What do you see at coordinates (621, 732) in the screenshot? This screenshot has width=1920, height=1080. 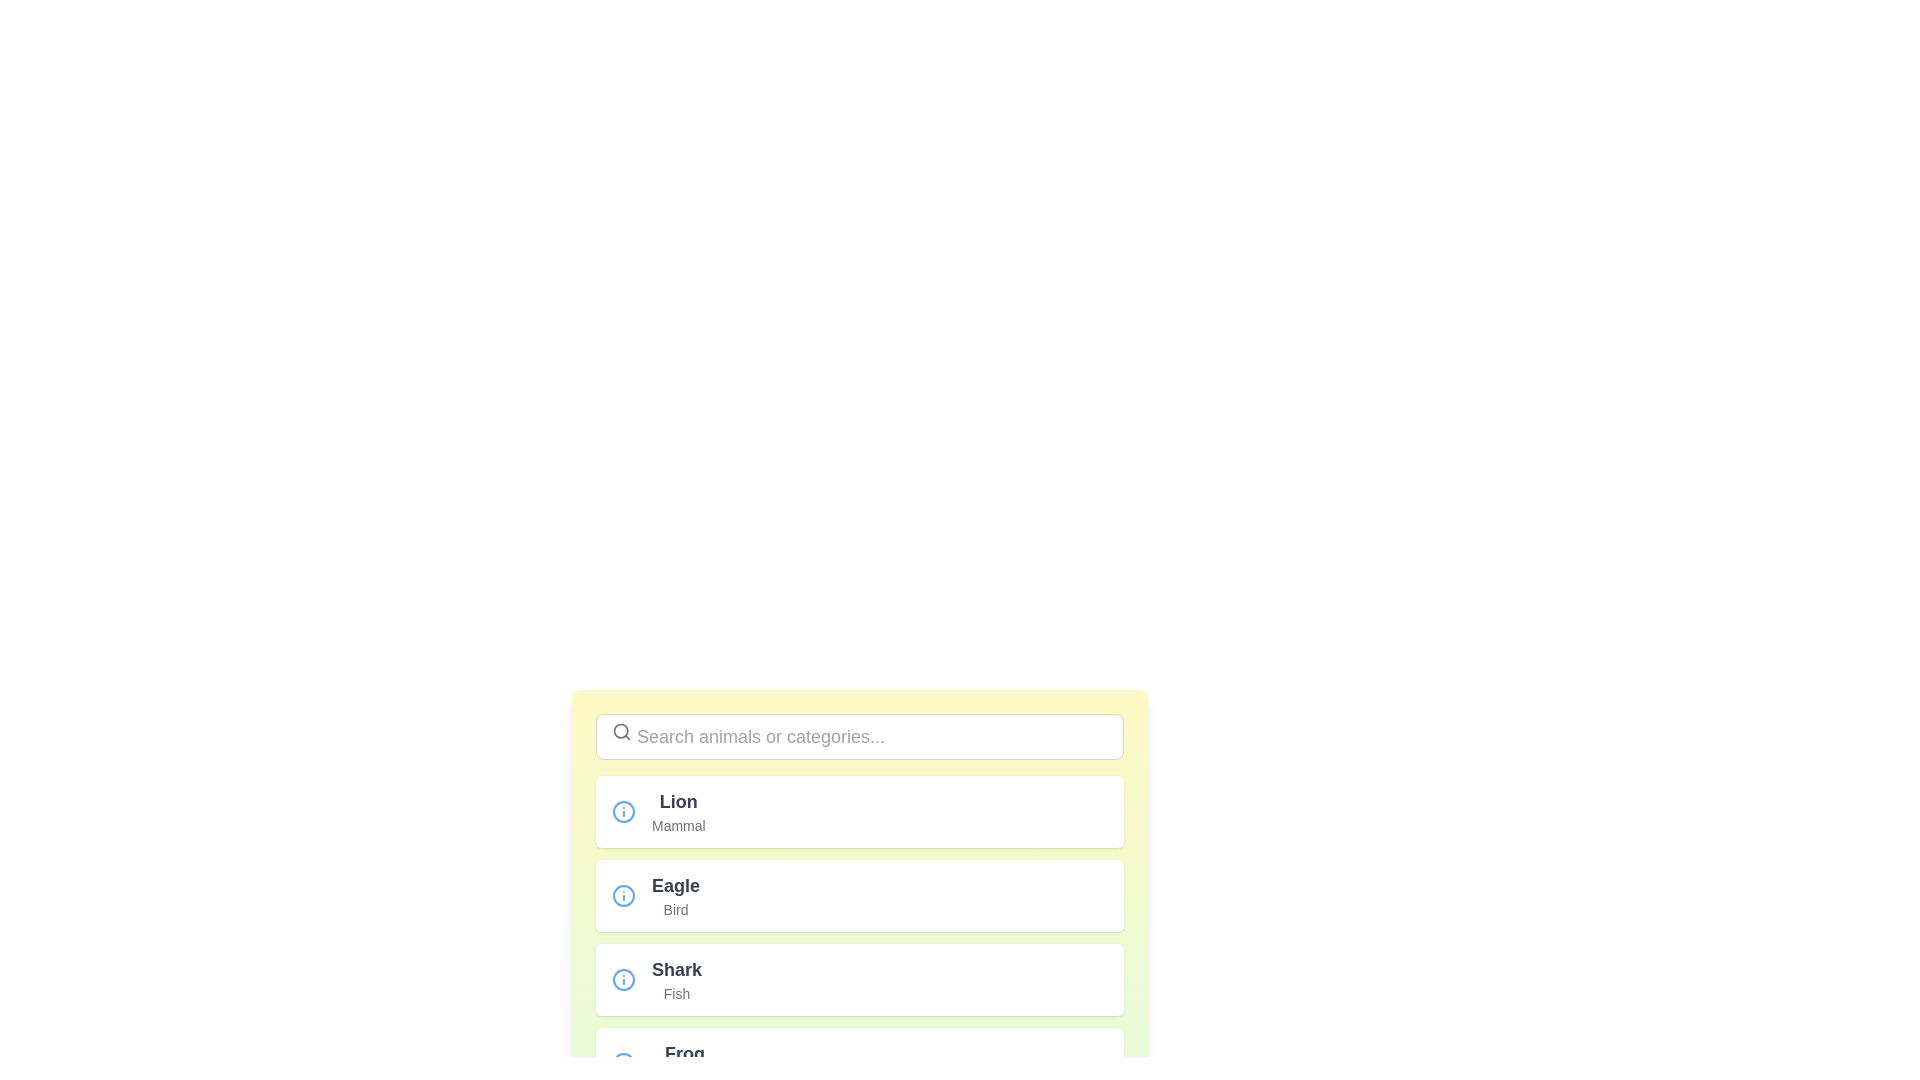 I see `the magnifying glass search icon located on the left inside the rectangular search bar with rounded corners` at bounding box center [621, 732].